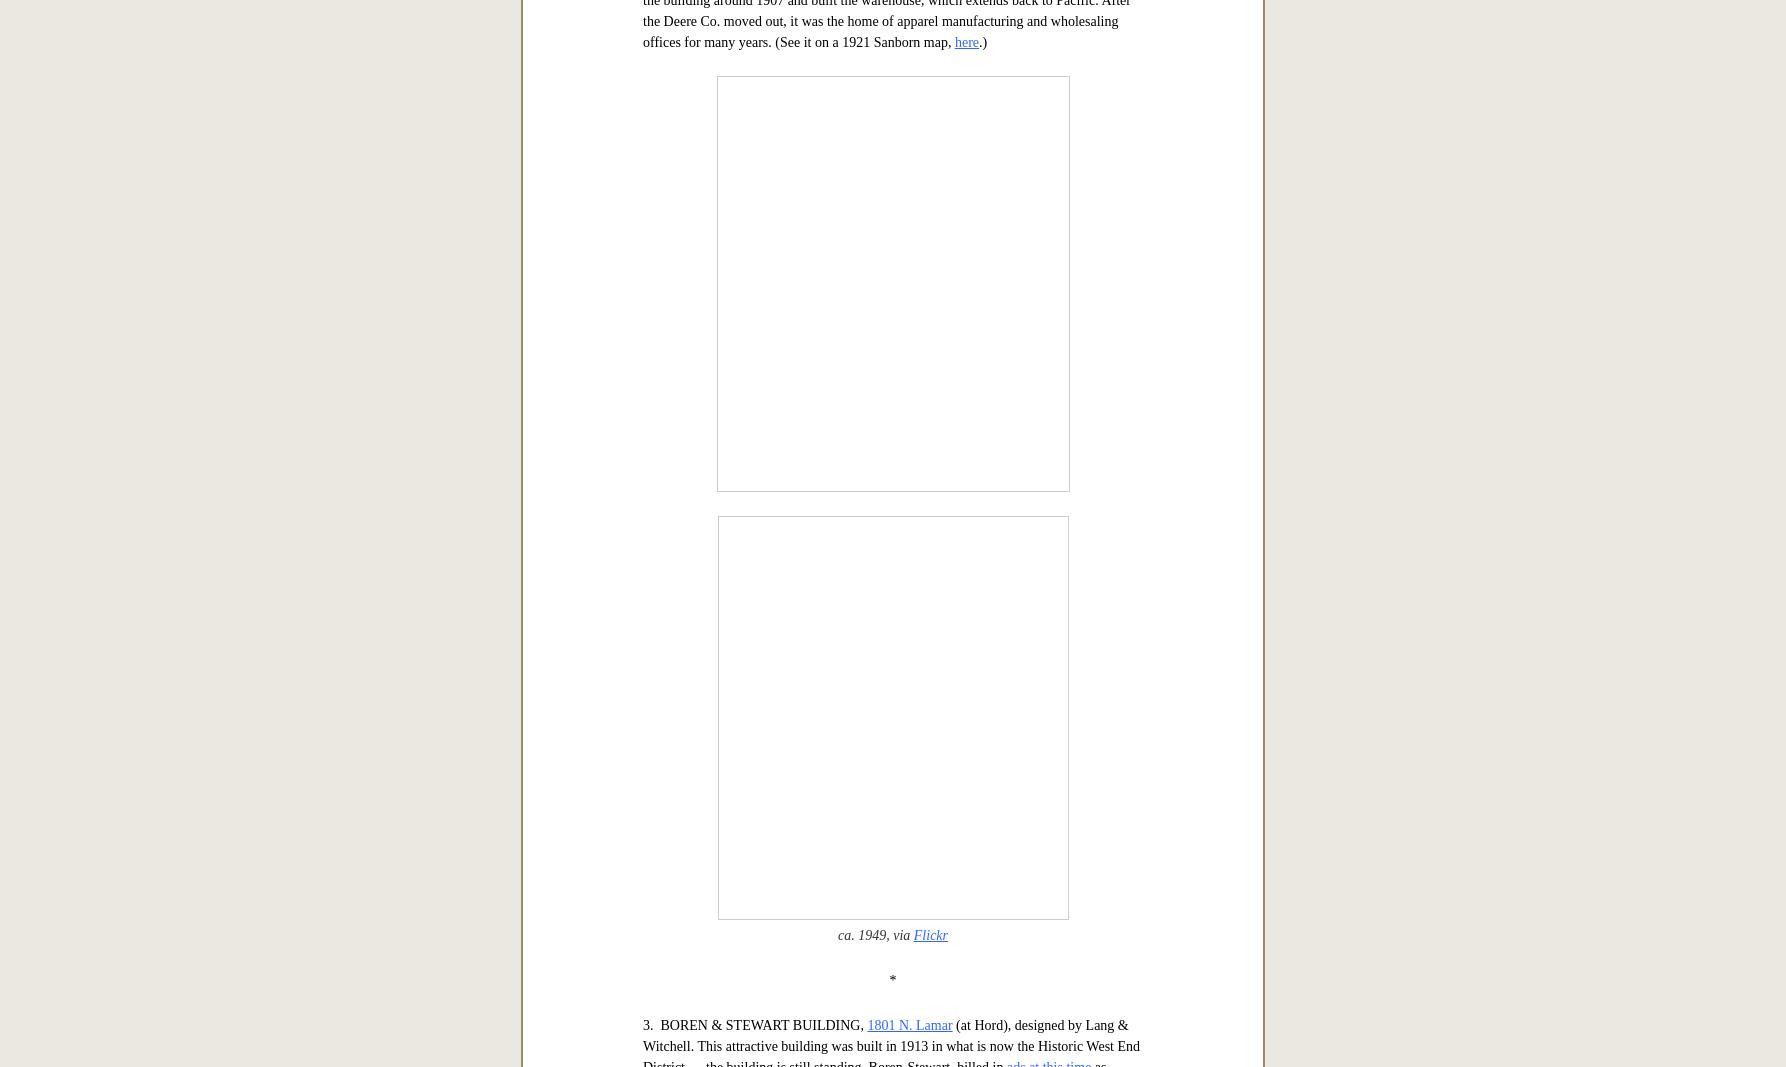 This screenshot has height=1067, width=1786. What do you see at coordinates (948, 199) in the screenshot?
I see `'Commerce & Market'` at bounding box center [948, 199].